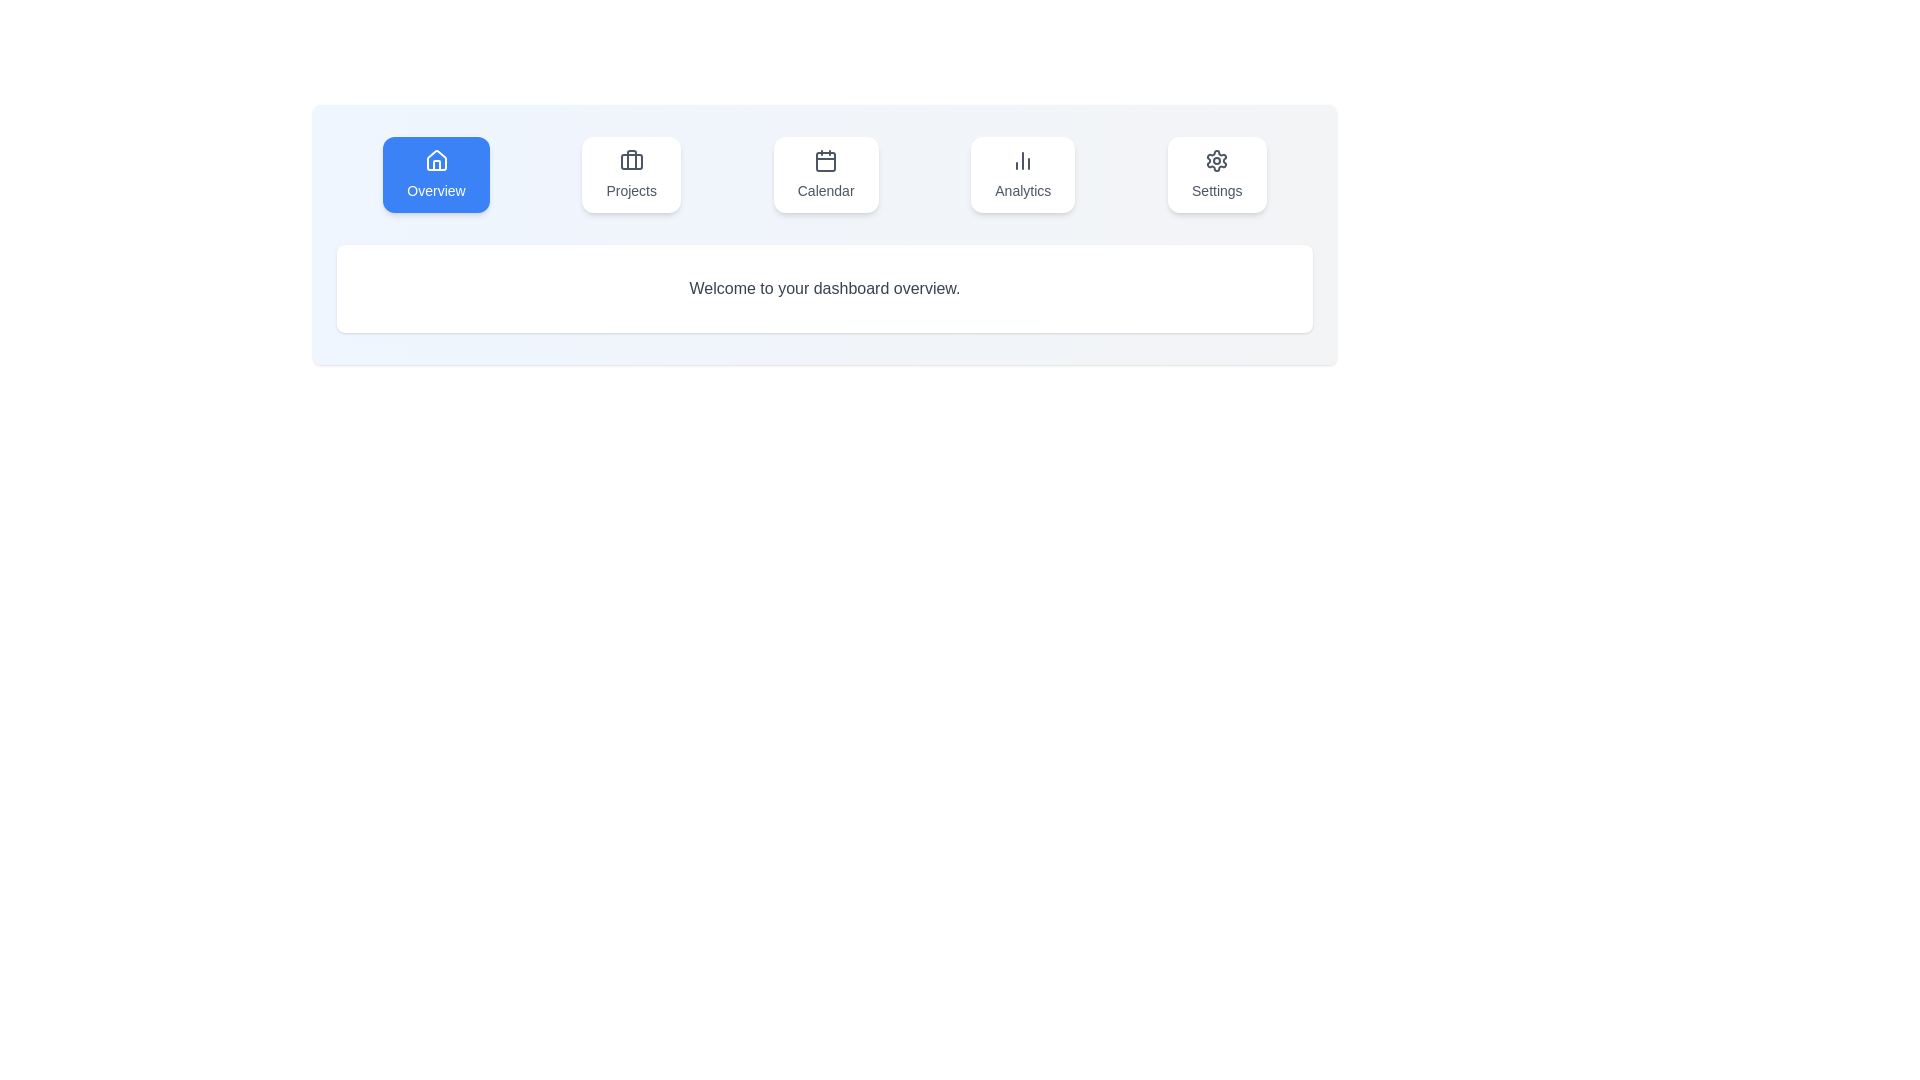  I want to click on the house icon within the blue-highlighted 'Overview' button in the top navigation menu, which serves as a metaphor for 'home' or 'dashboard', so click(435, 159).